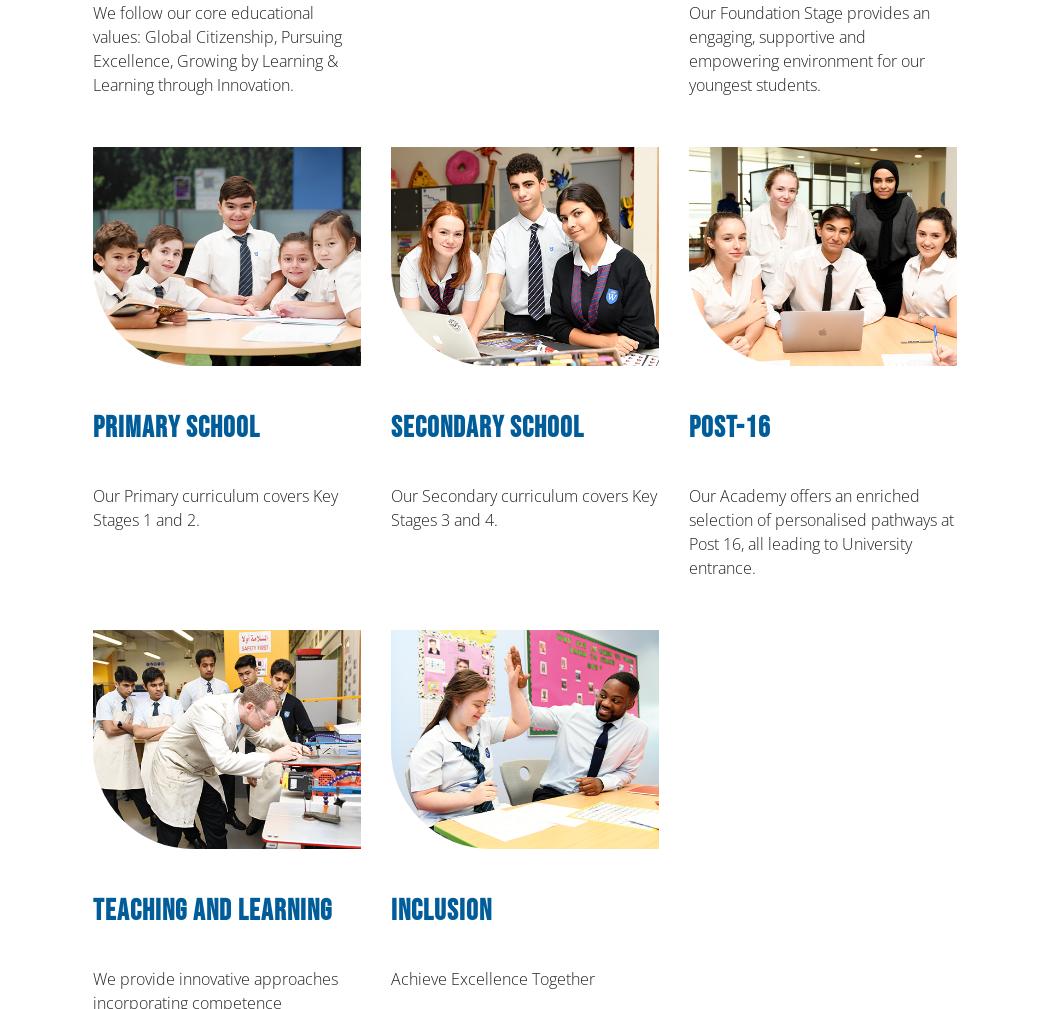 This screenshot has width=1050, height=1009. I want to click on 'Achieve Excellence Together', so click(391, 978).